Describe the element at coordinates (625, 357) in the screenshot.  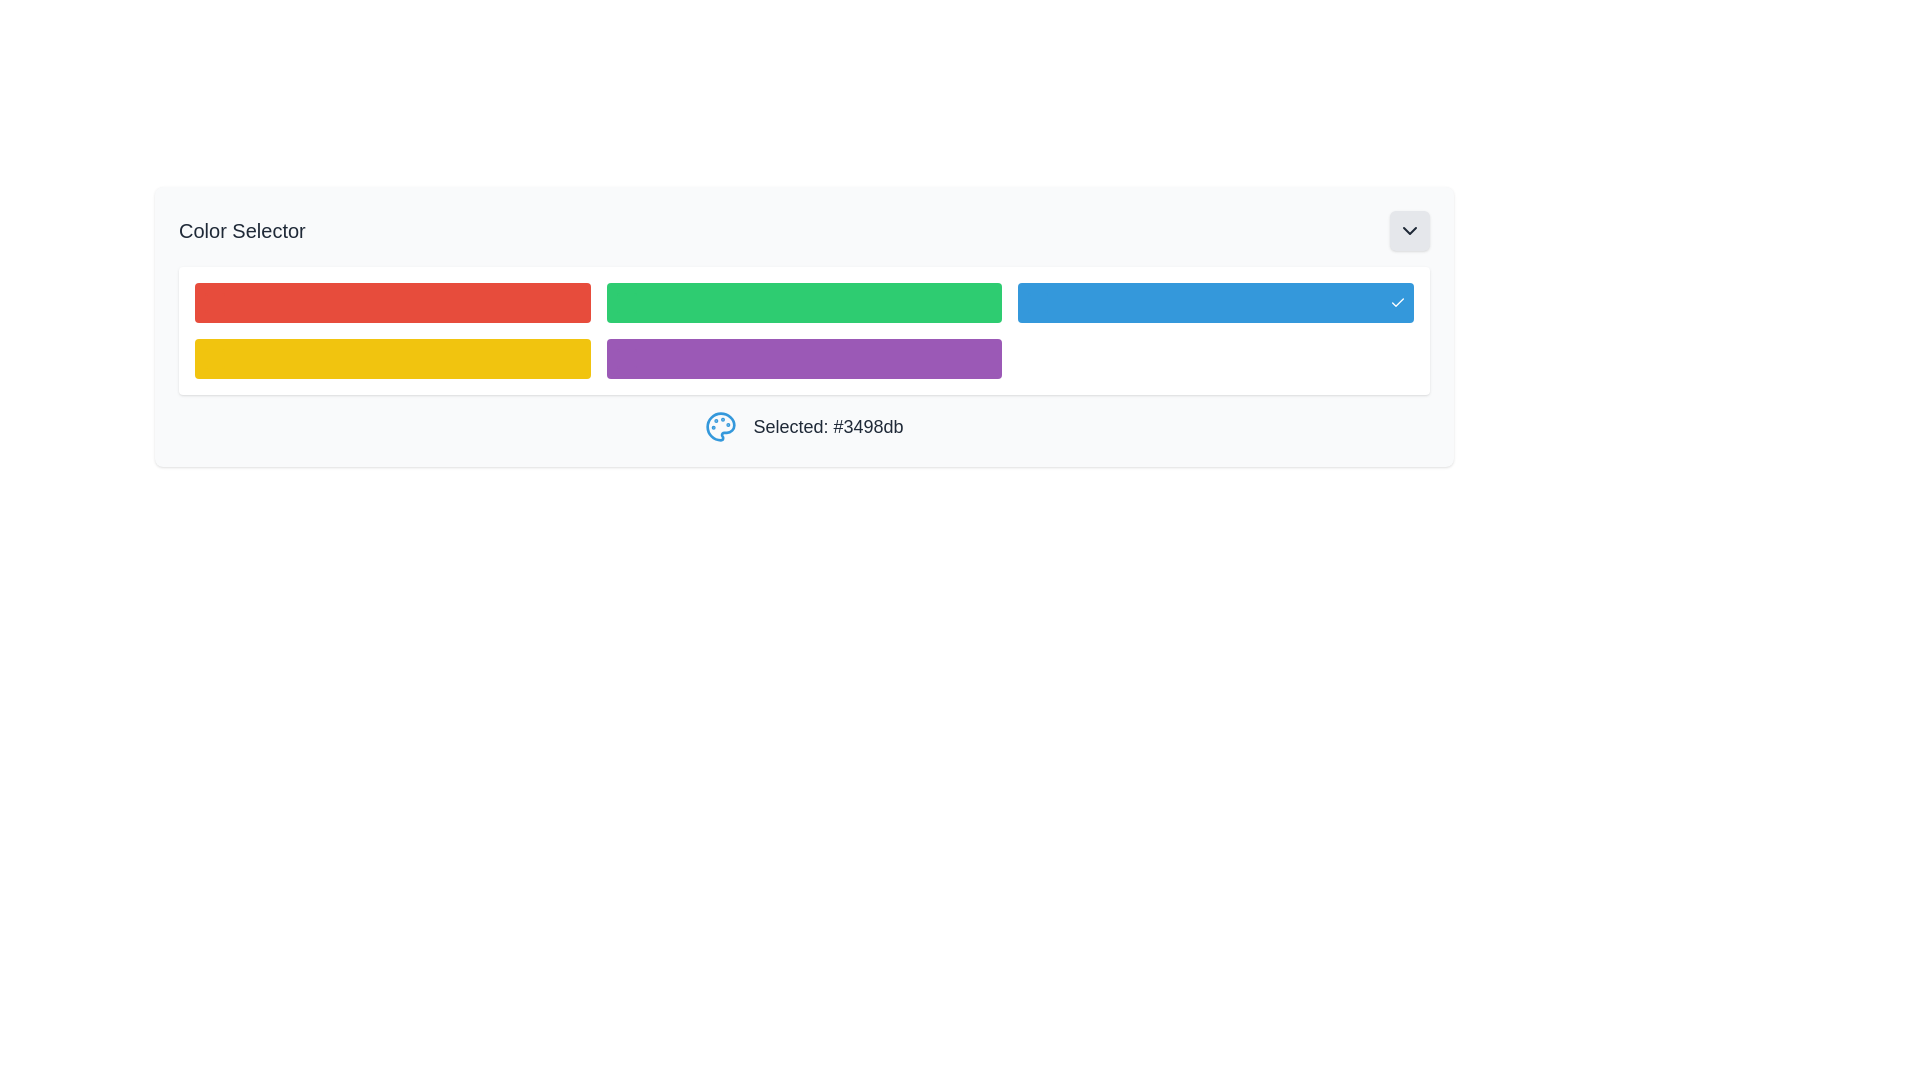
I see `the decorative component inside the purple button located in the second row of the color selector area` at that location.